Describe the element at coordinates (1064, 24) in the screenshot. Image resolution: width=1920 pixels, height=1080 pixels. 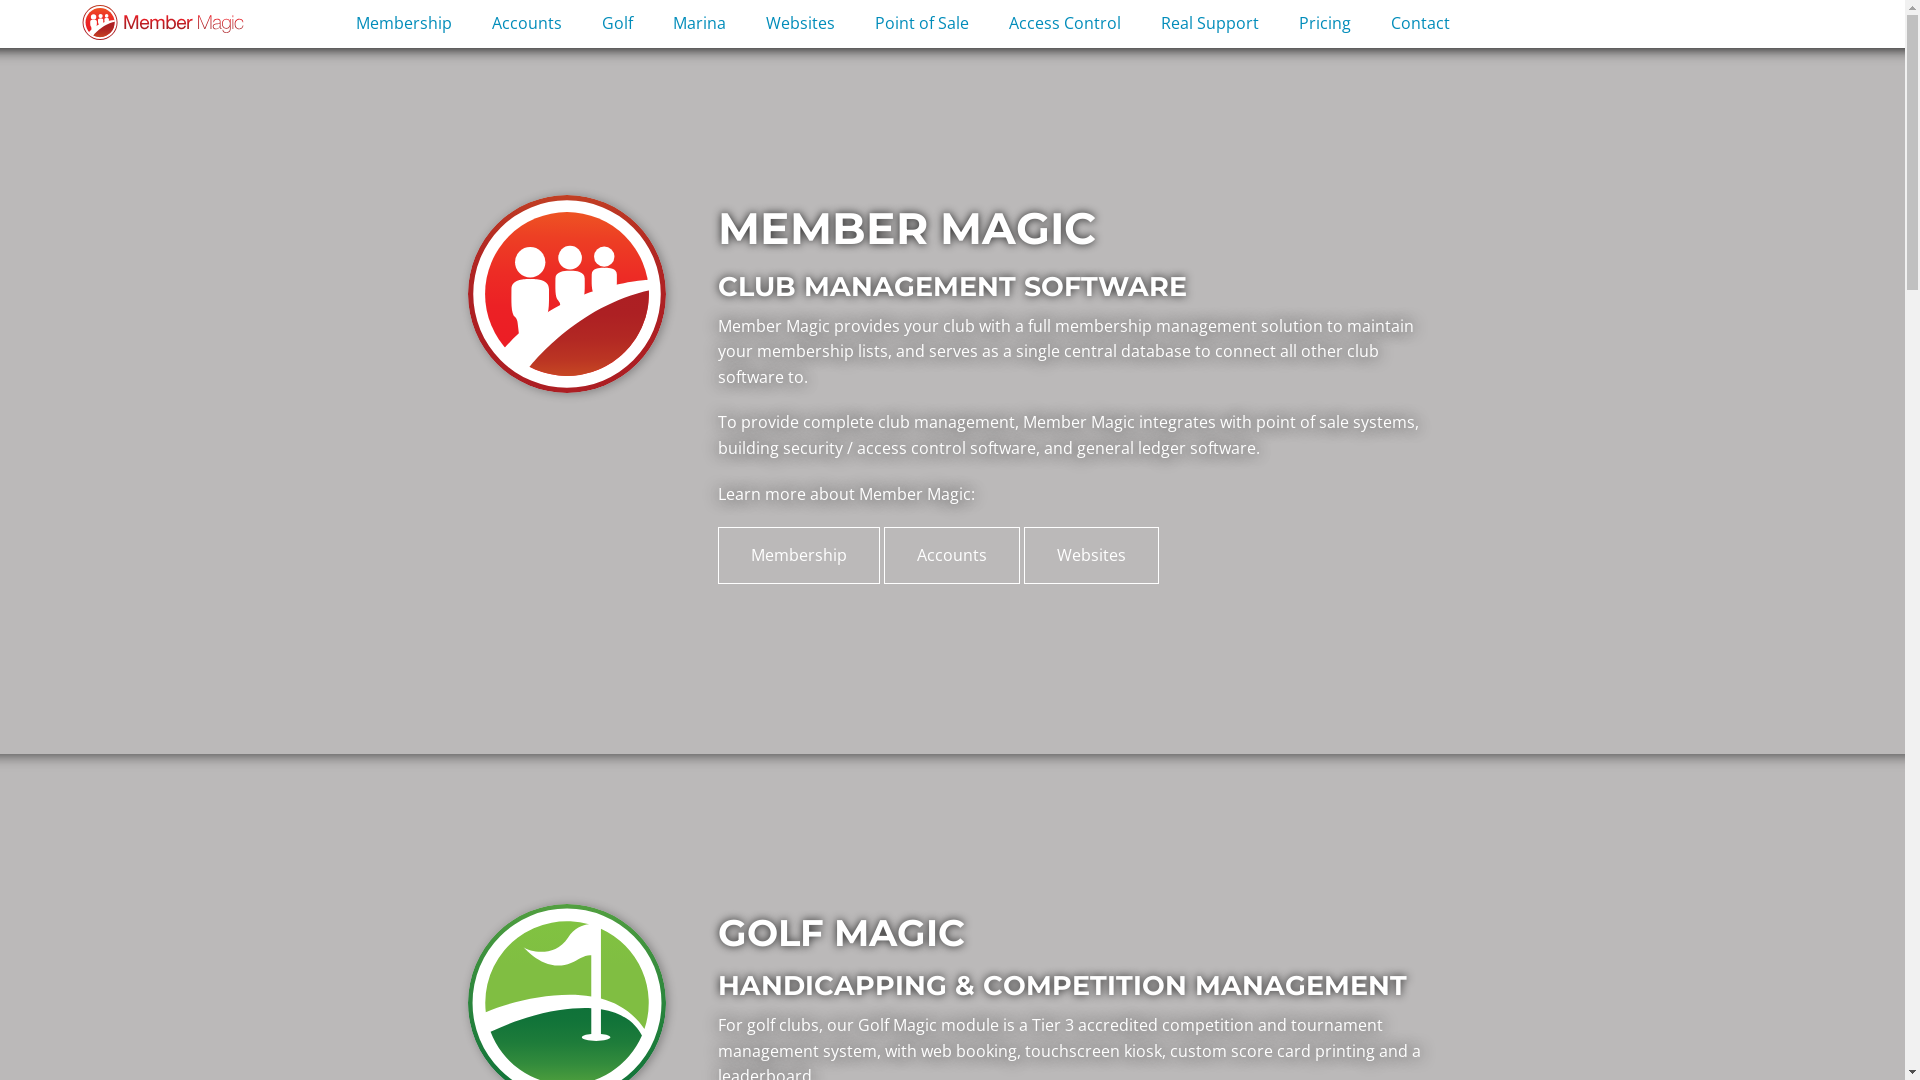
I see `'Access Control'` at that location.